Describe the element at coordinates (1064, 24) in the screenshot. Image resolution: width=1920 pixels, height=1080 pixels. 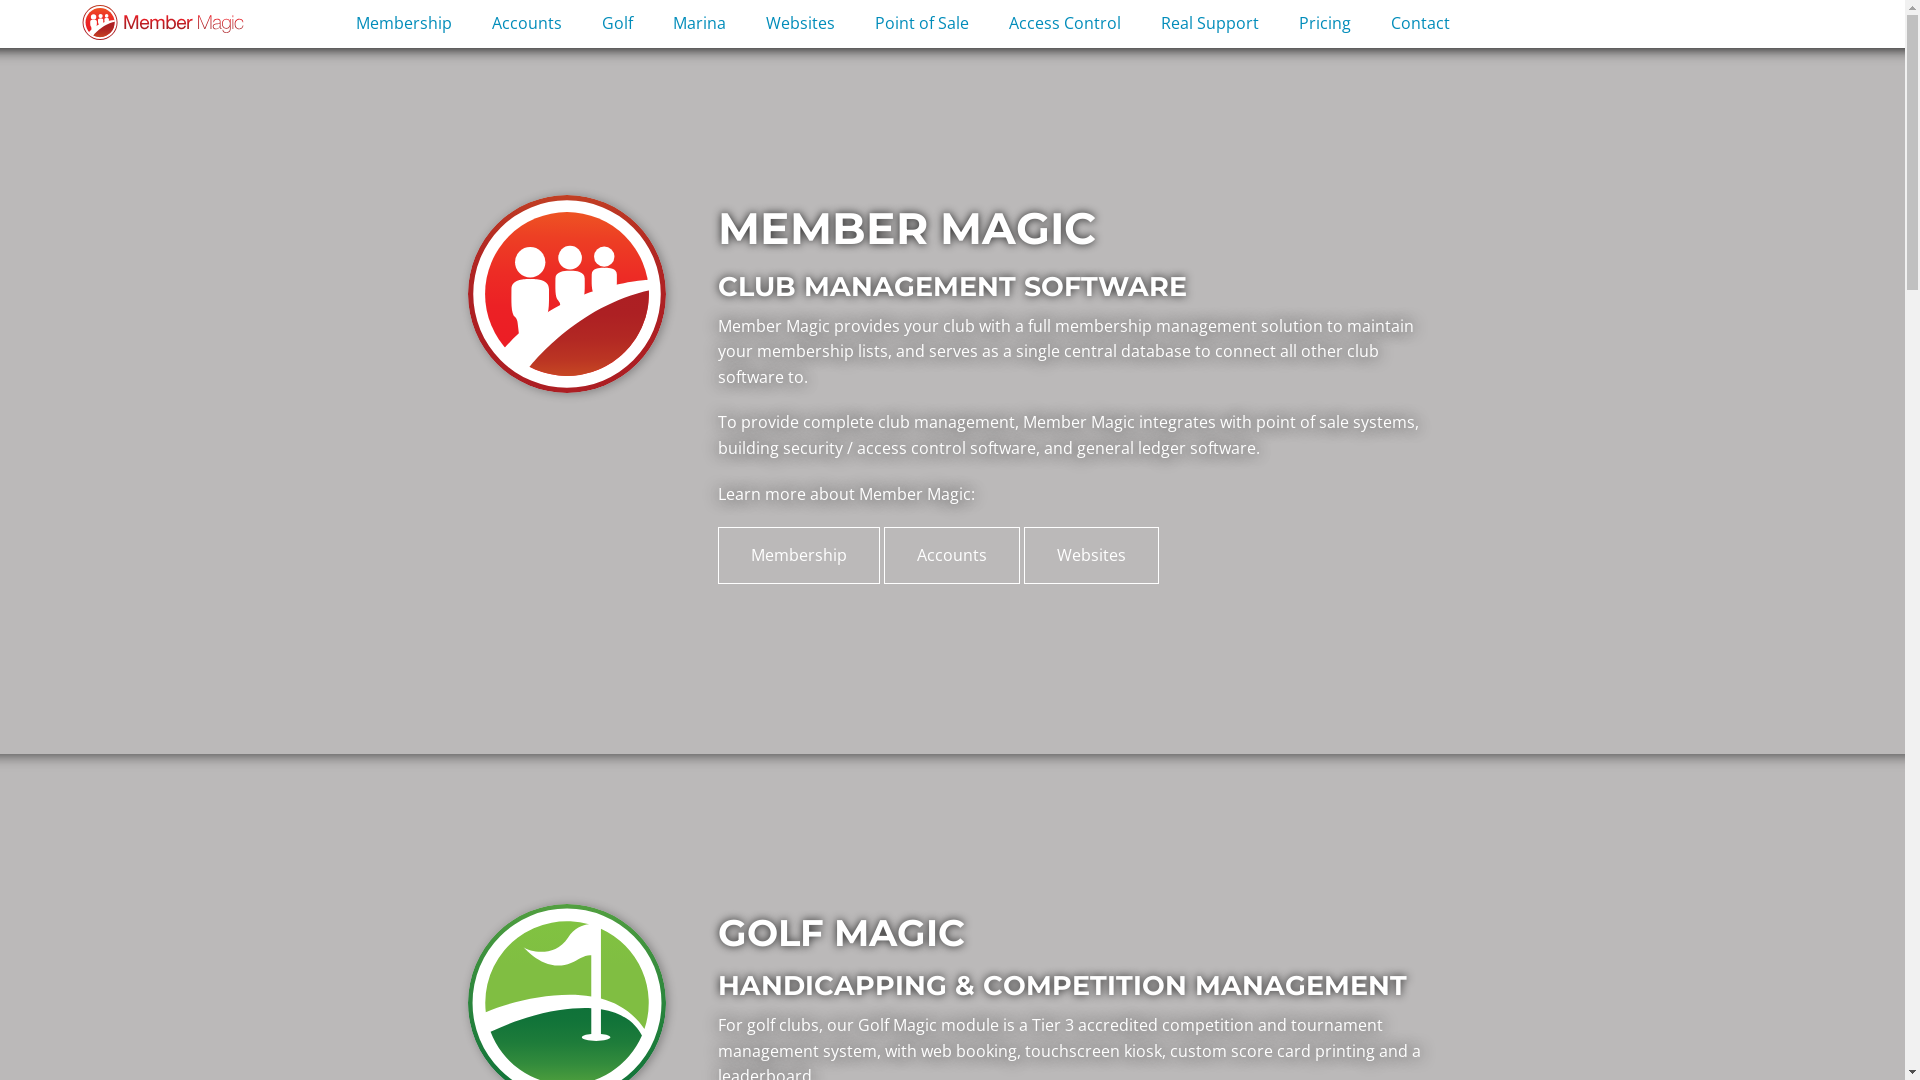
I see `'Access Control'` at that location.